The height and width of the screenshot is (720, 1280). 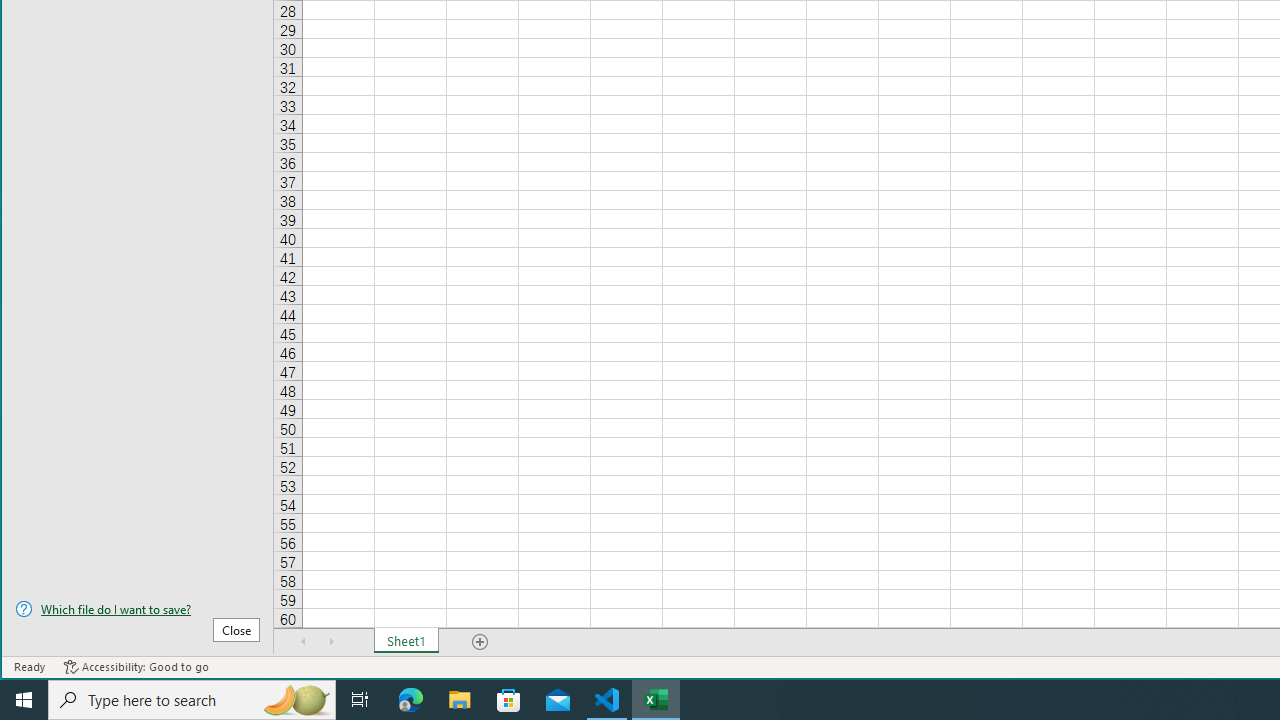 What do you see at coordinates (410, 698) in the screenshot?
I see `'Microsoft Edge'` at bounding box center [410, 698].